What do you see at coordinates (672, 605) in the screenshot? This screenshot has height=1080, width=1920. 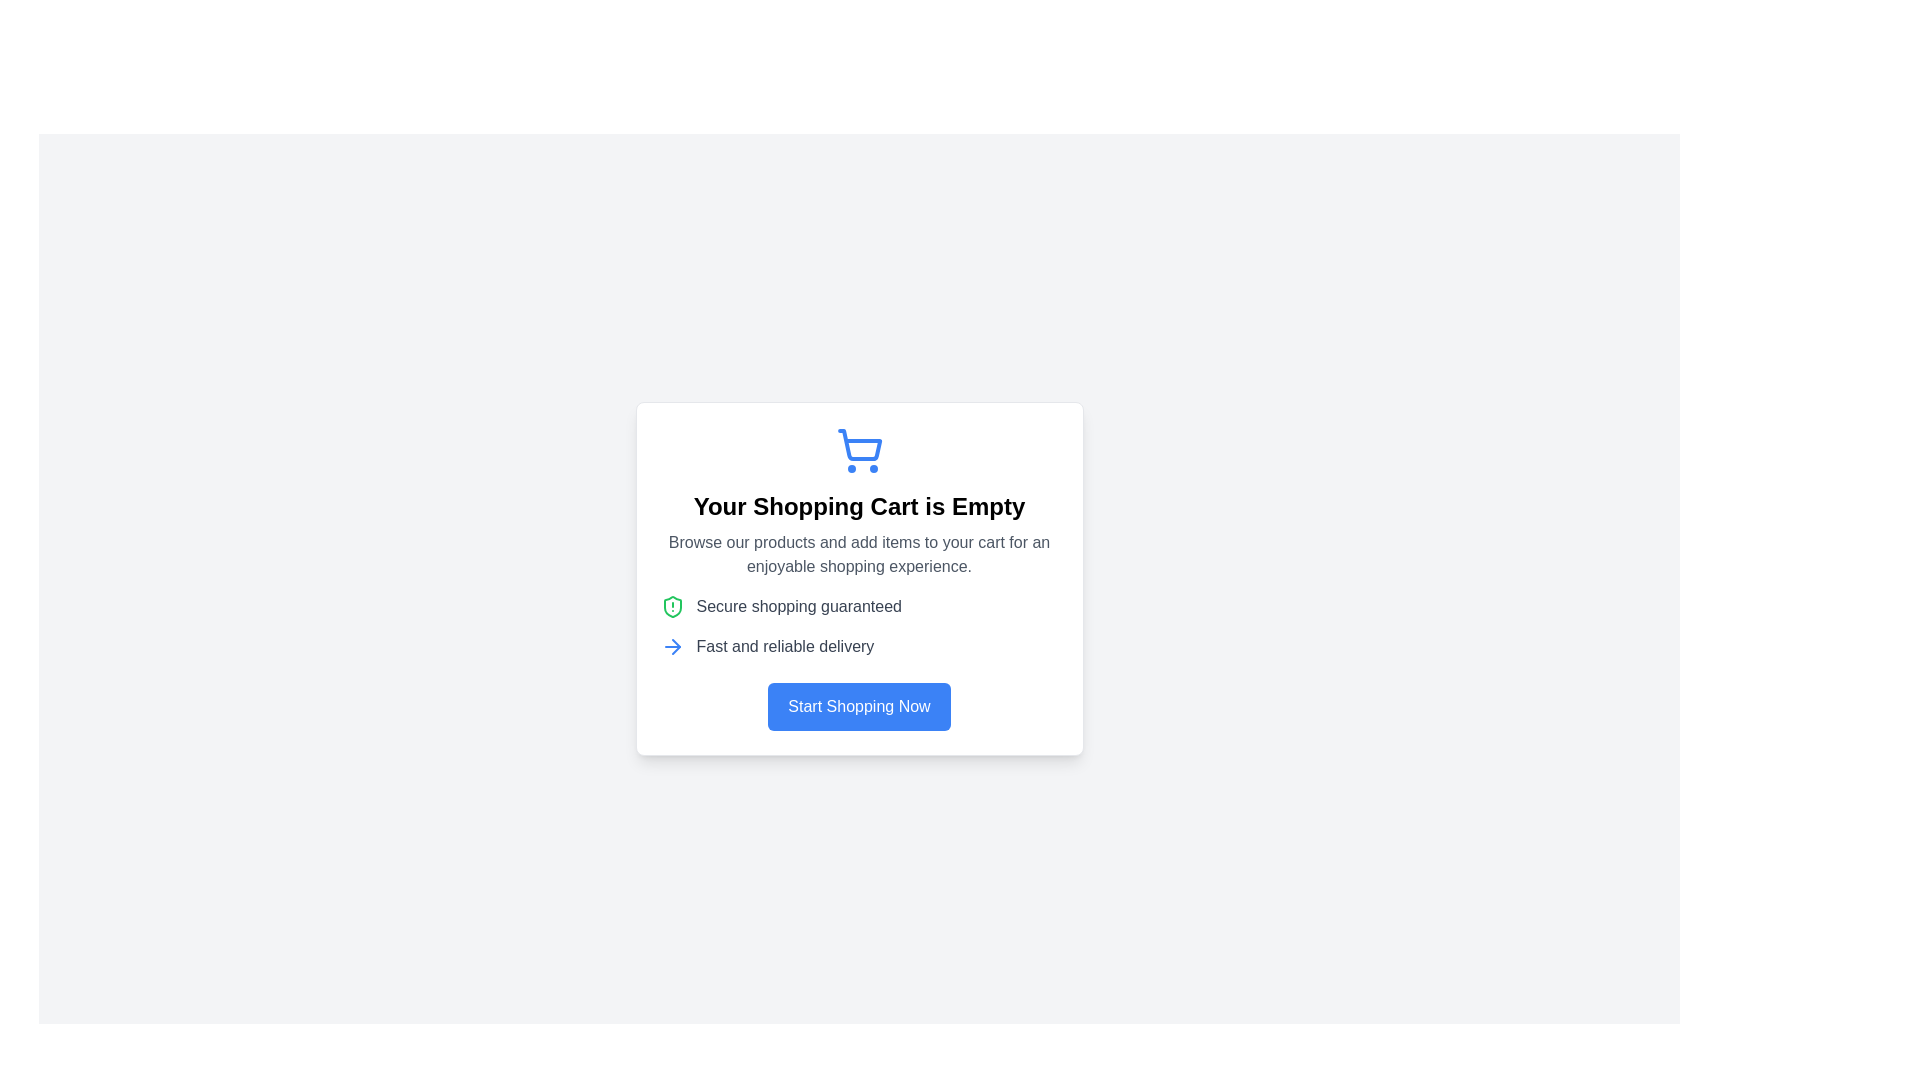 I see `the green shield icon that indicates an alert or notification, located to the left of the text 'Secure shopping guaranteed'` at bounding box center [672, 605].